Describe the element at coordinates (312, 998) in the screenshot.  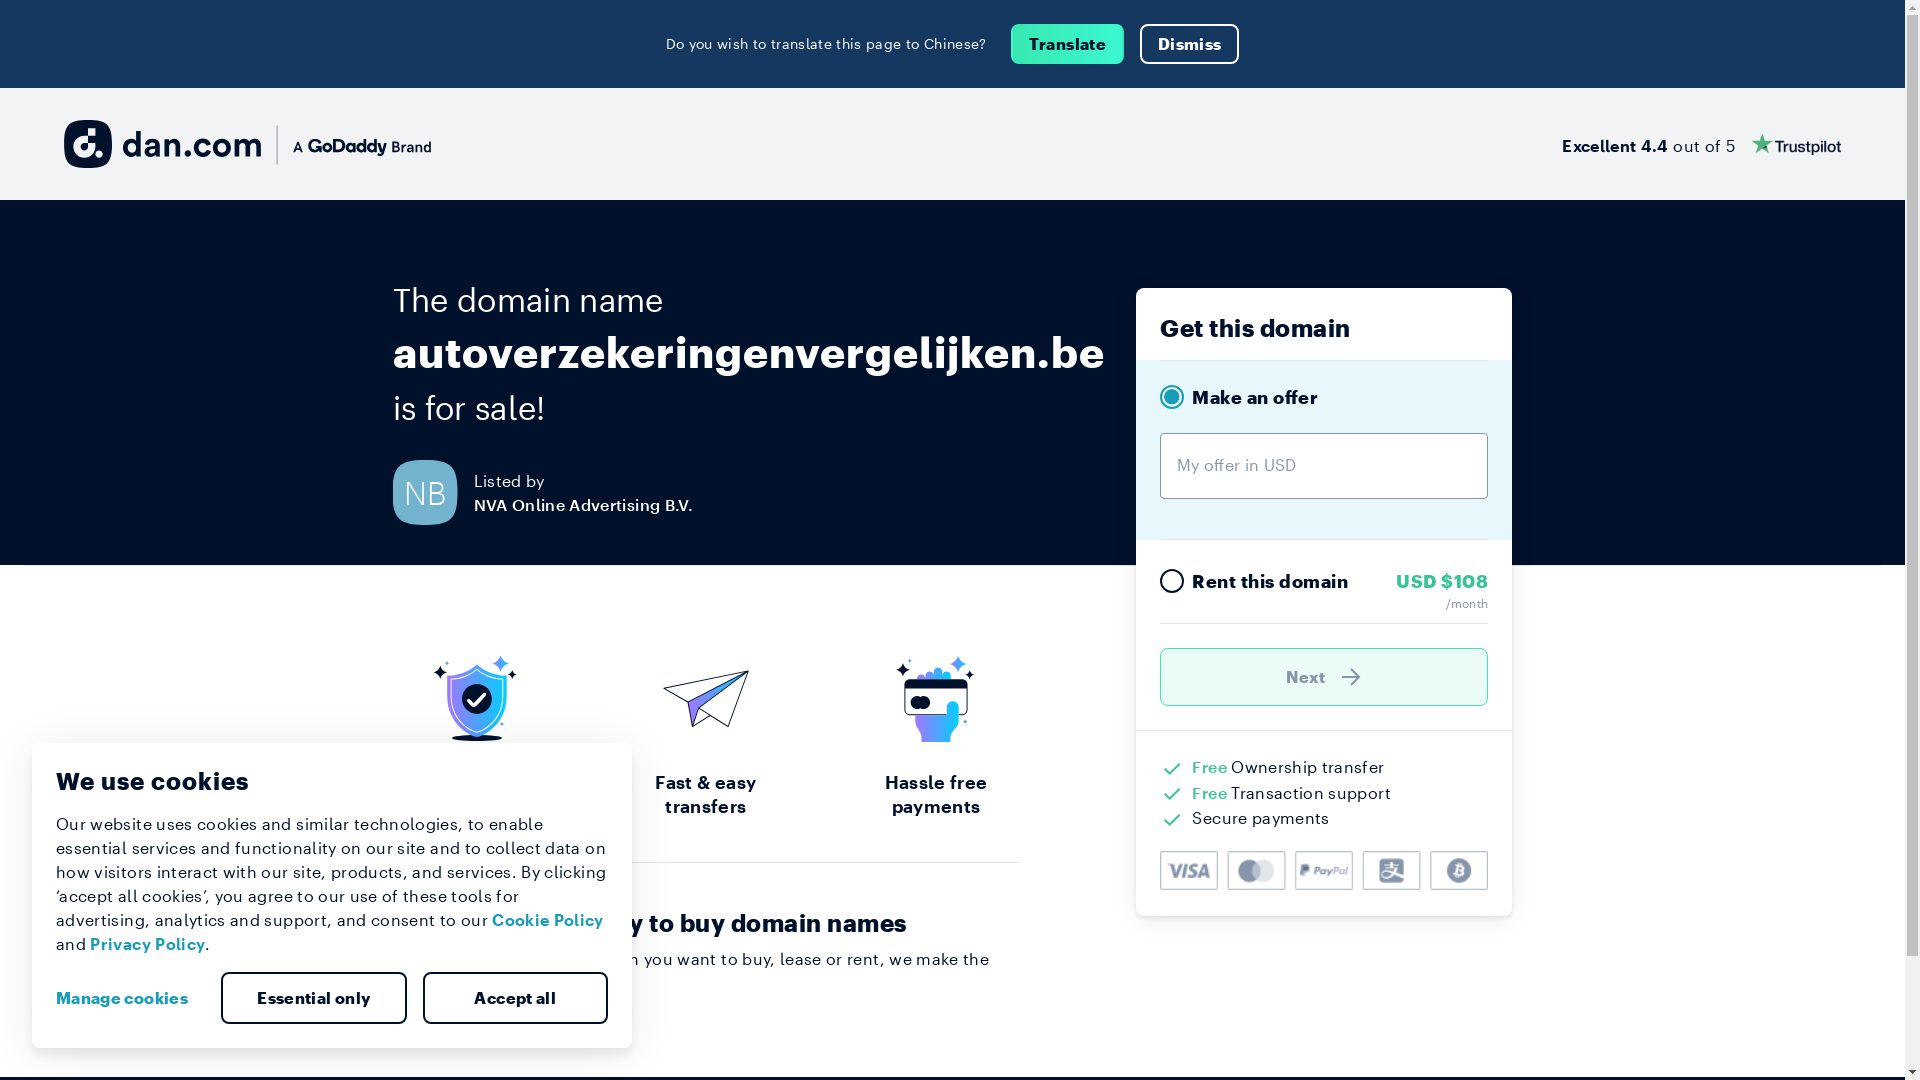
I see `'Essential only'` at that location.